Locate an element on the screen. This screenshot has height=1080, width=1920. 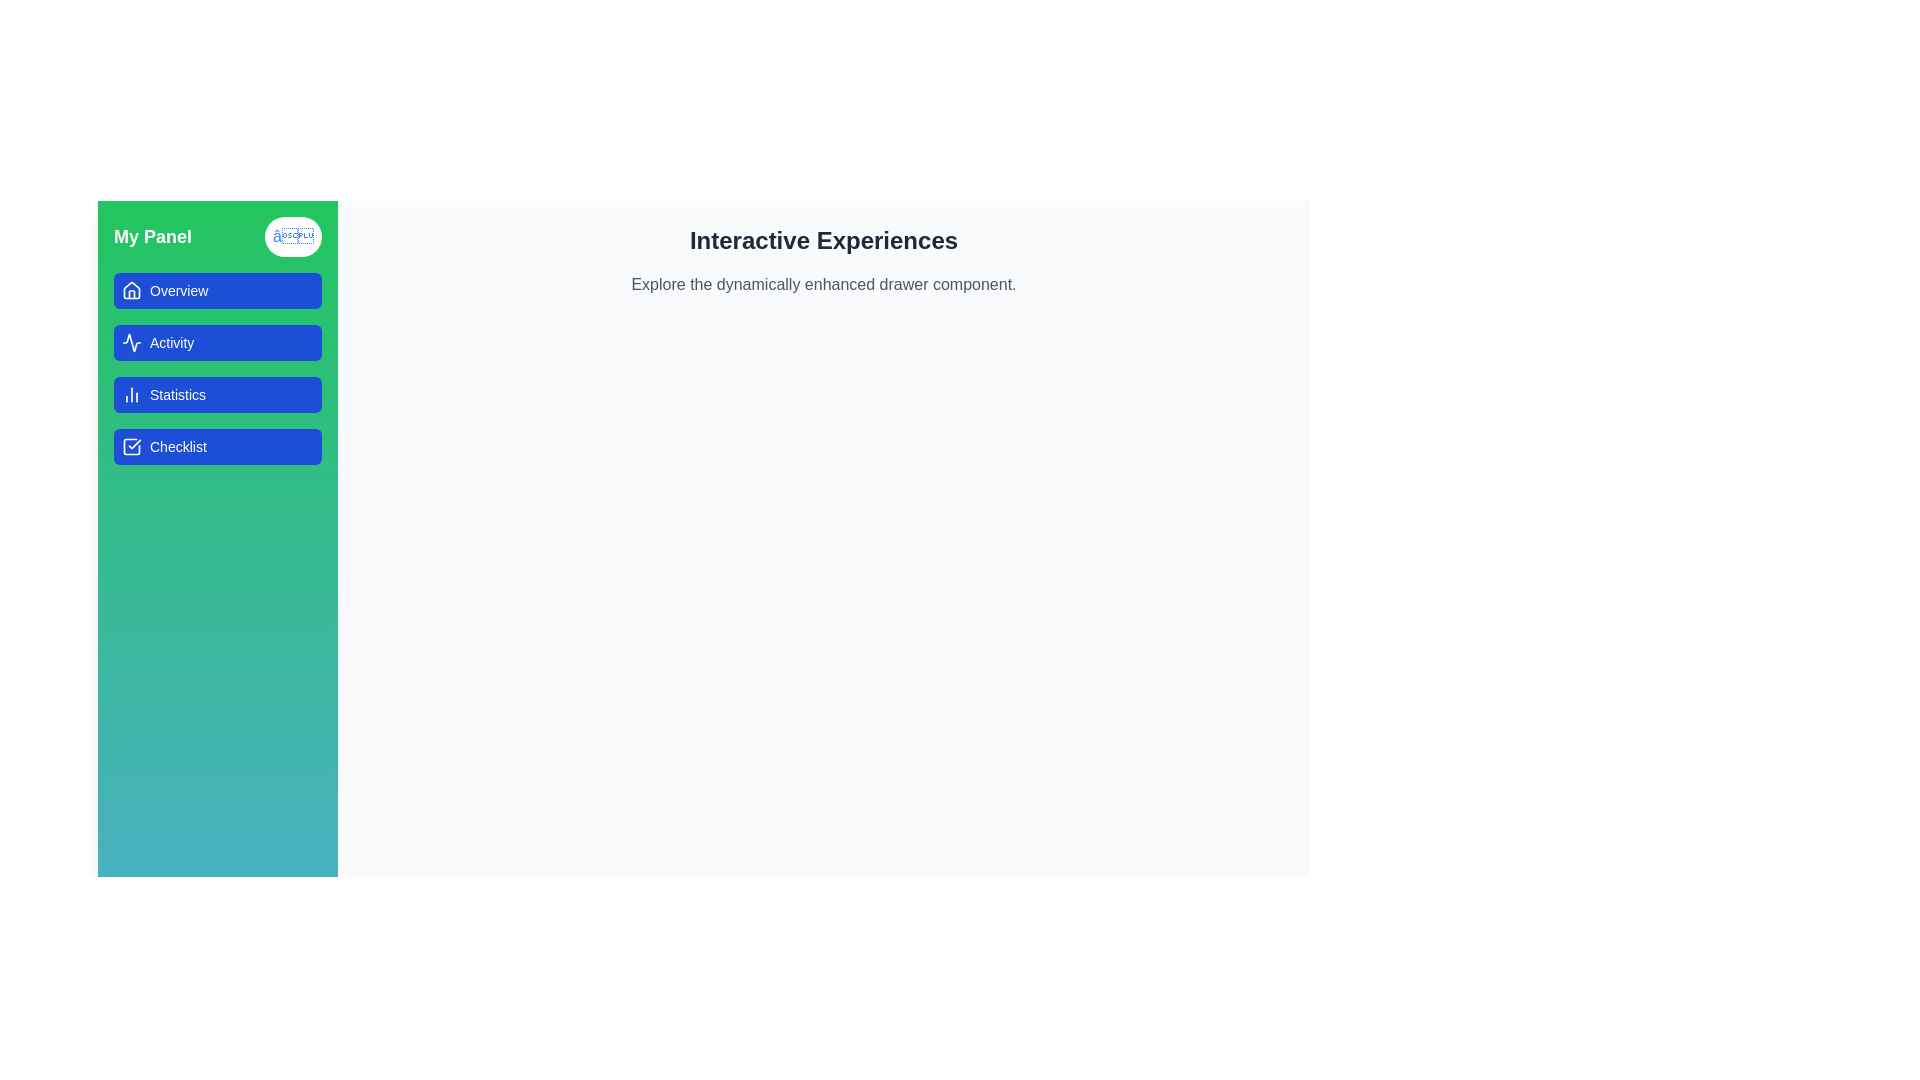
the 'Overview' text element, which is blue-colored and located to the right of a house icon inside the first blue button in the left vertical navigation panel is located at coordinates (179, 290).